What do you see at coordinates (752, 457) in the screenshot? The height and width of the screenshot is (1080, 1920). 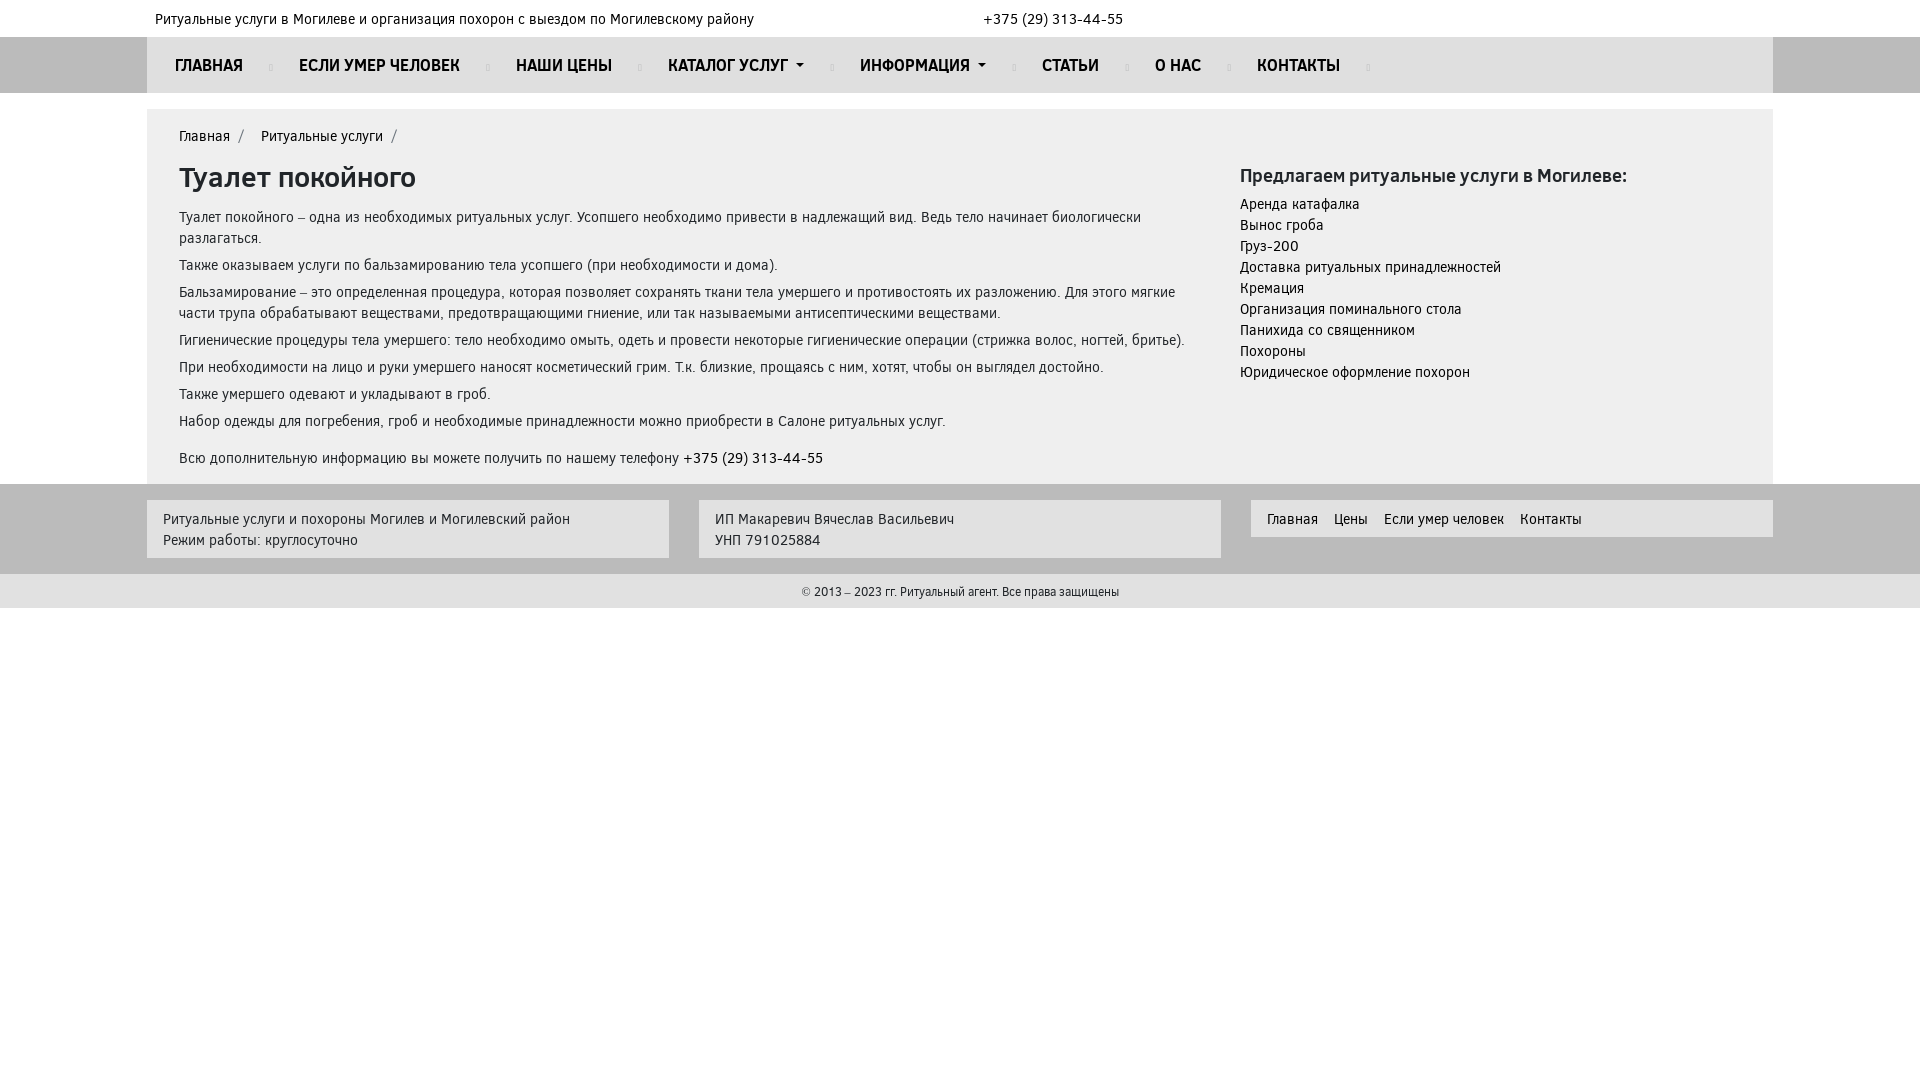 I see `'+375 (29) 313-44-55'` at bounding box center [752, 457].